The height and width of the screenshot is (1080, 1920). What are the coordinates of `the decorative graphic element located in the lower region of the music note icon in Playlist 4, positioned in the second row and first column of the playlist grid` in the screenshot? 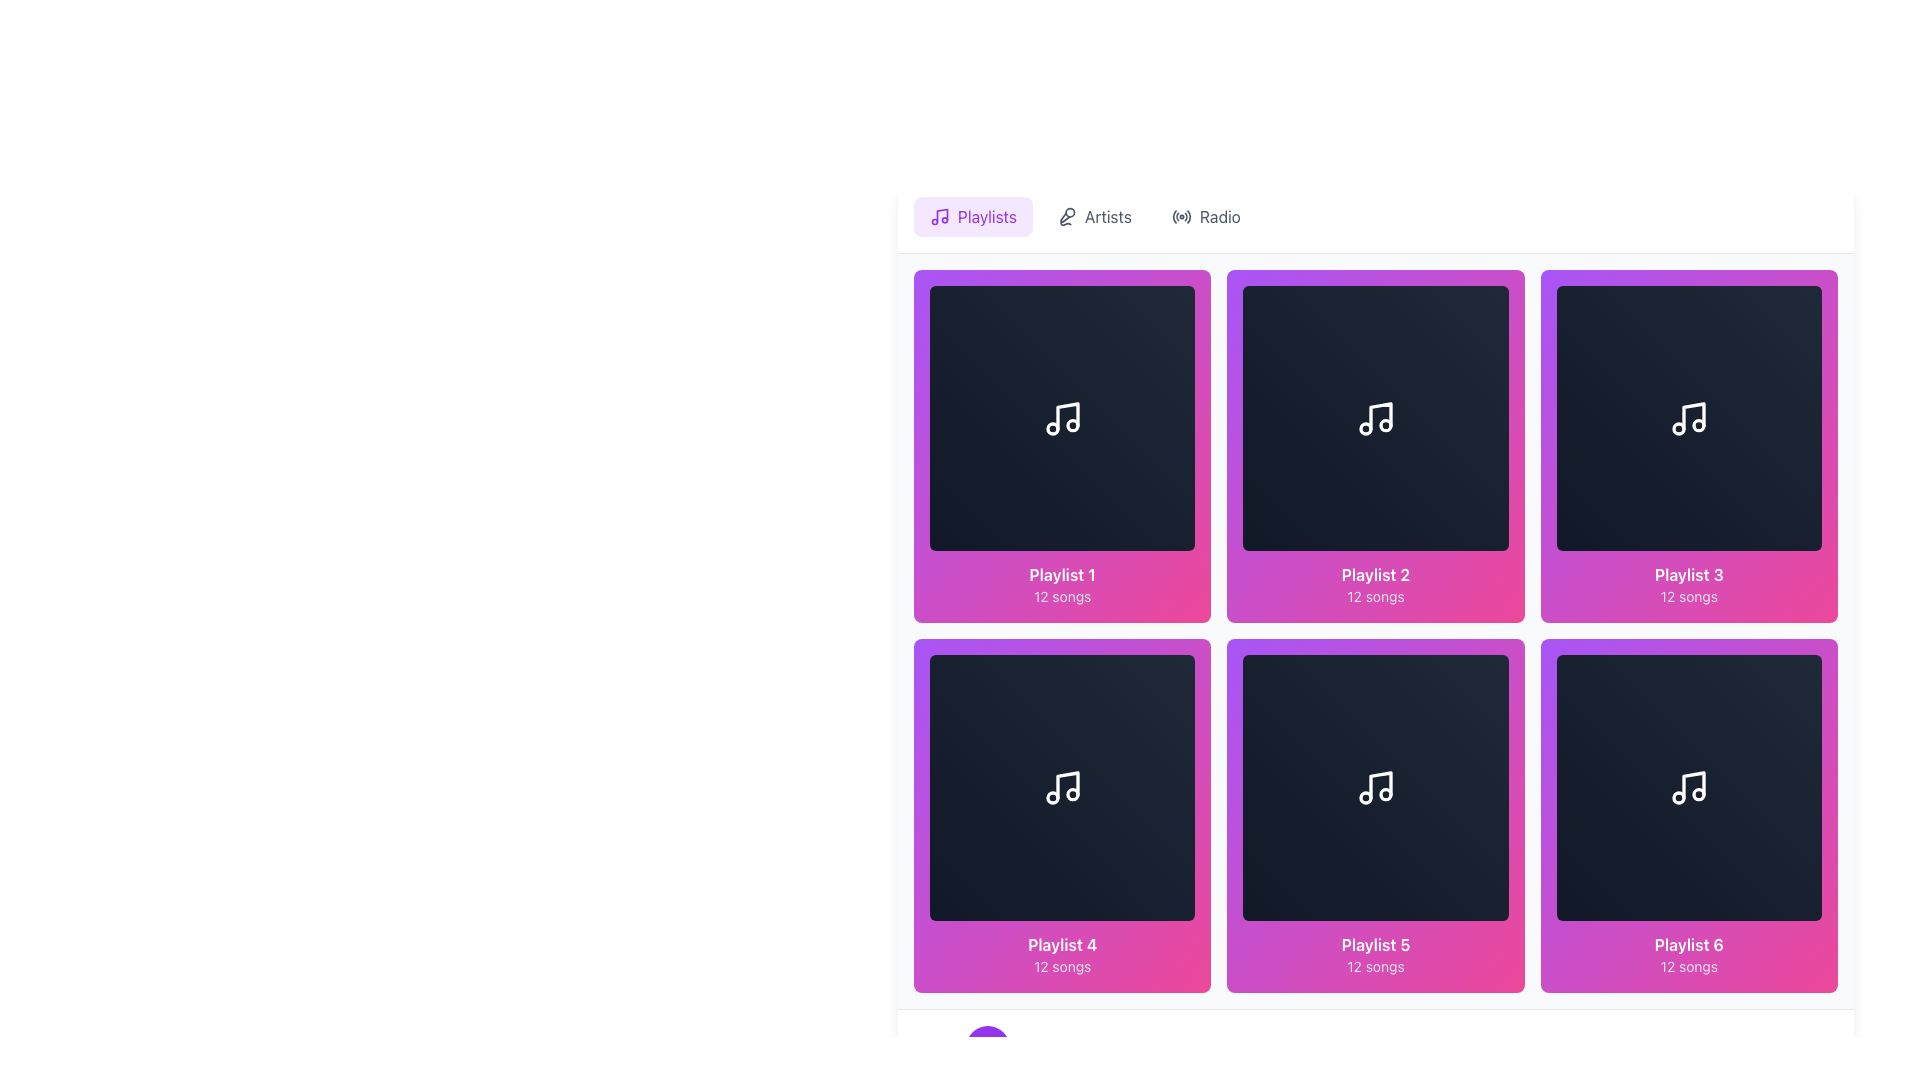 It's located at (1071, 793).